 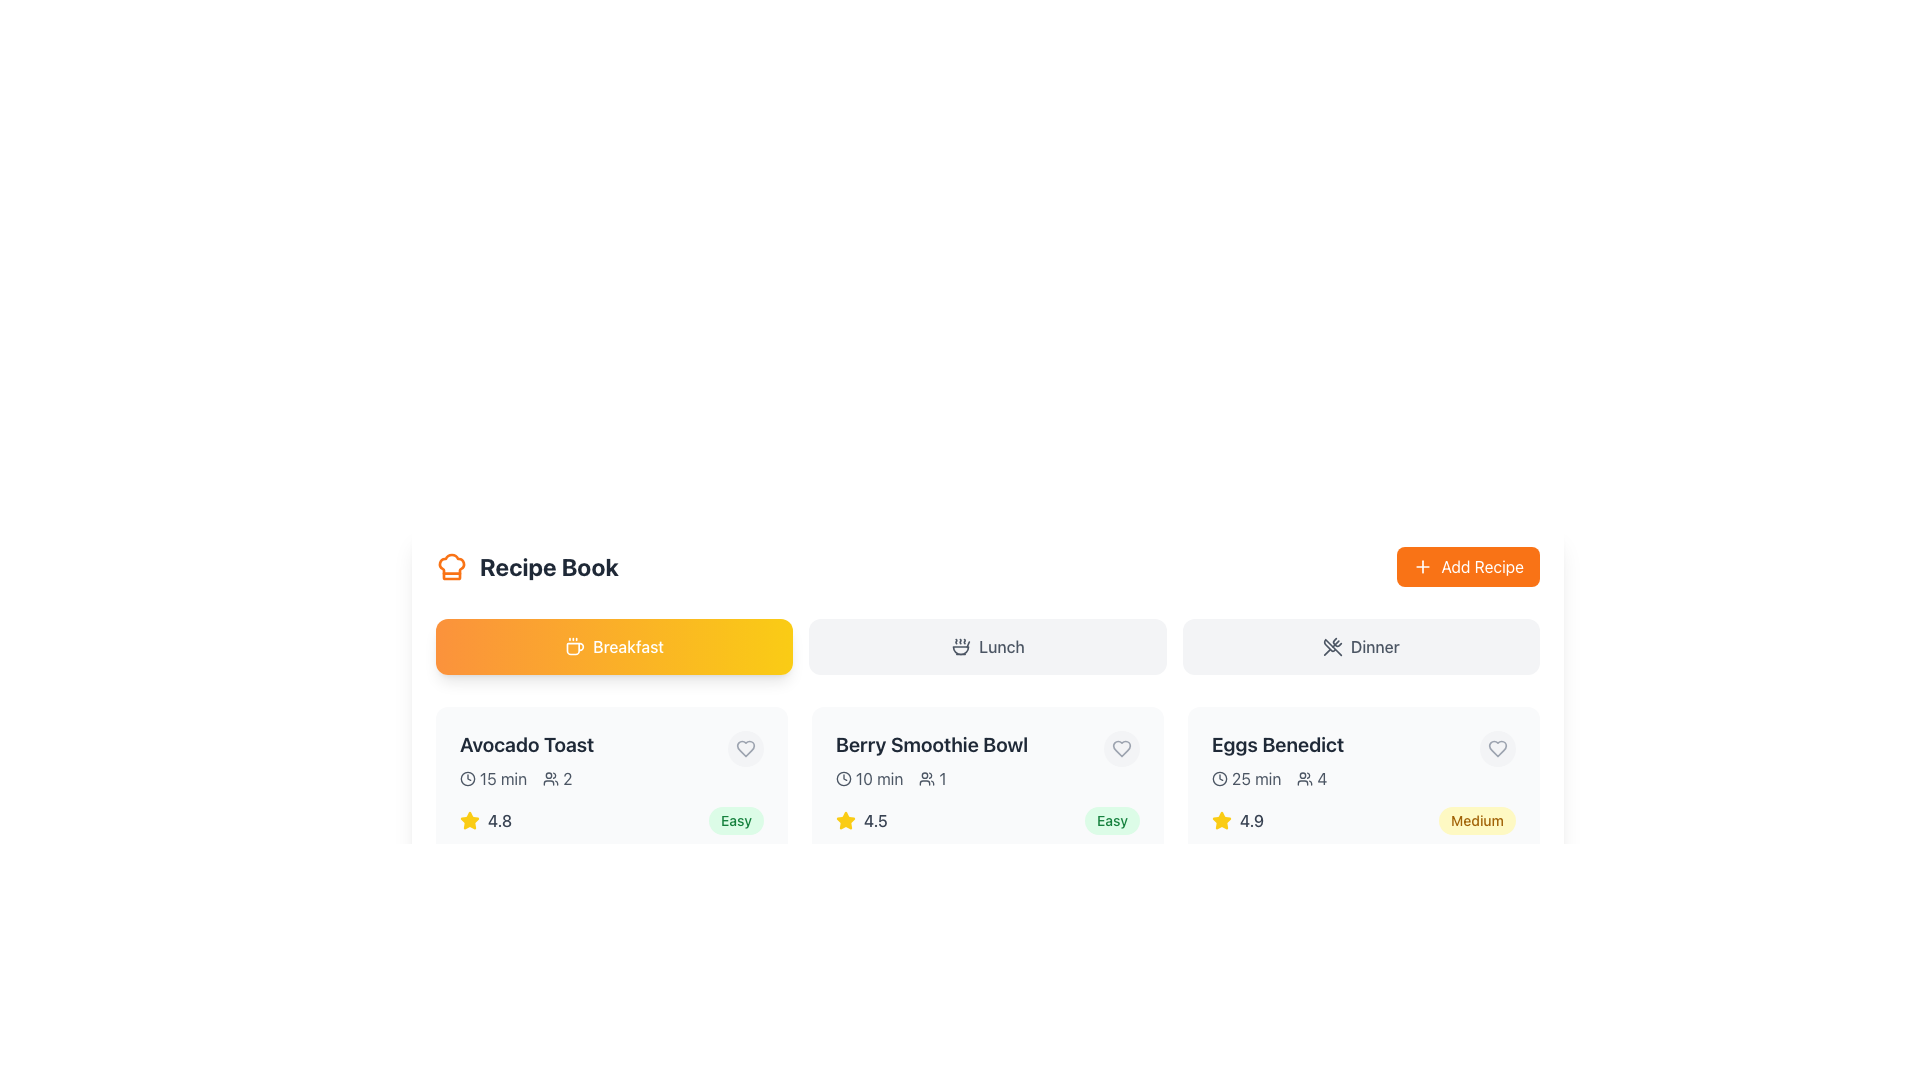 I want to click on assistive technologies, so click(x=469, y=821).